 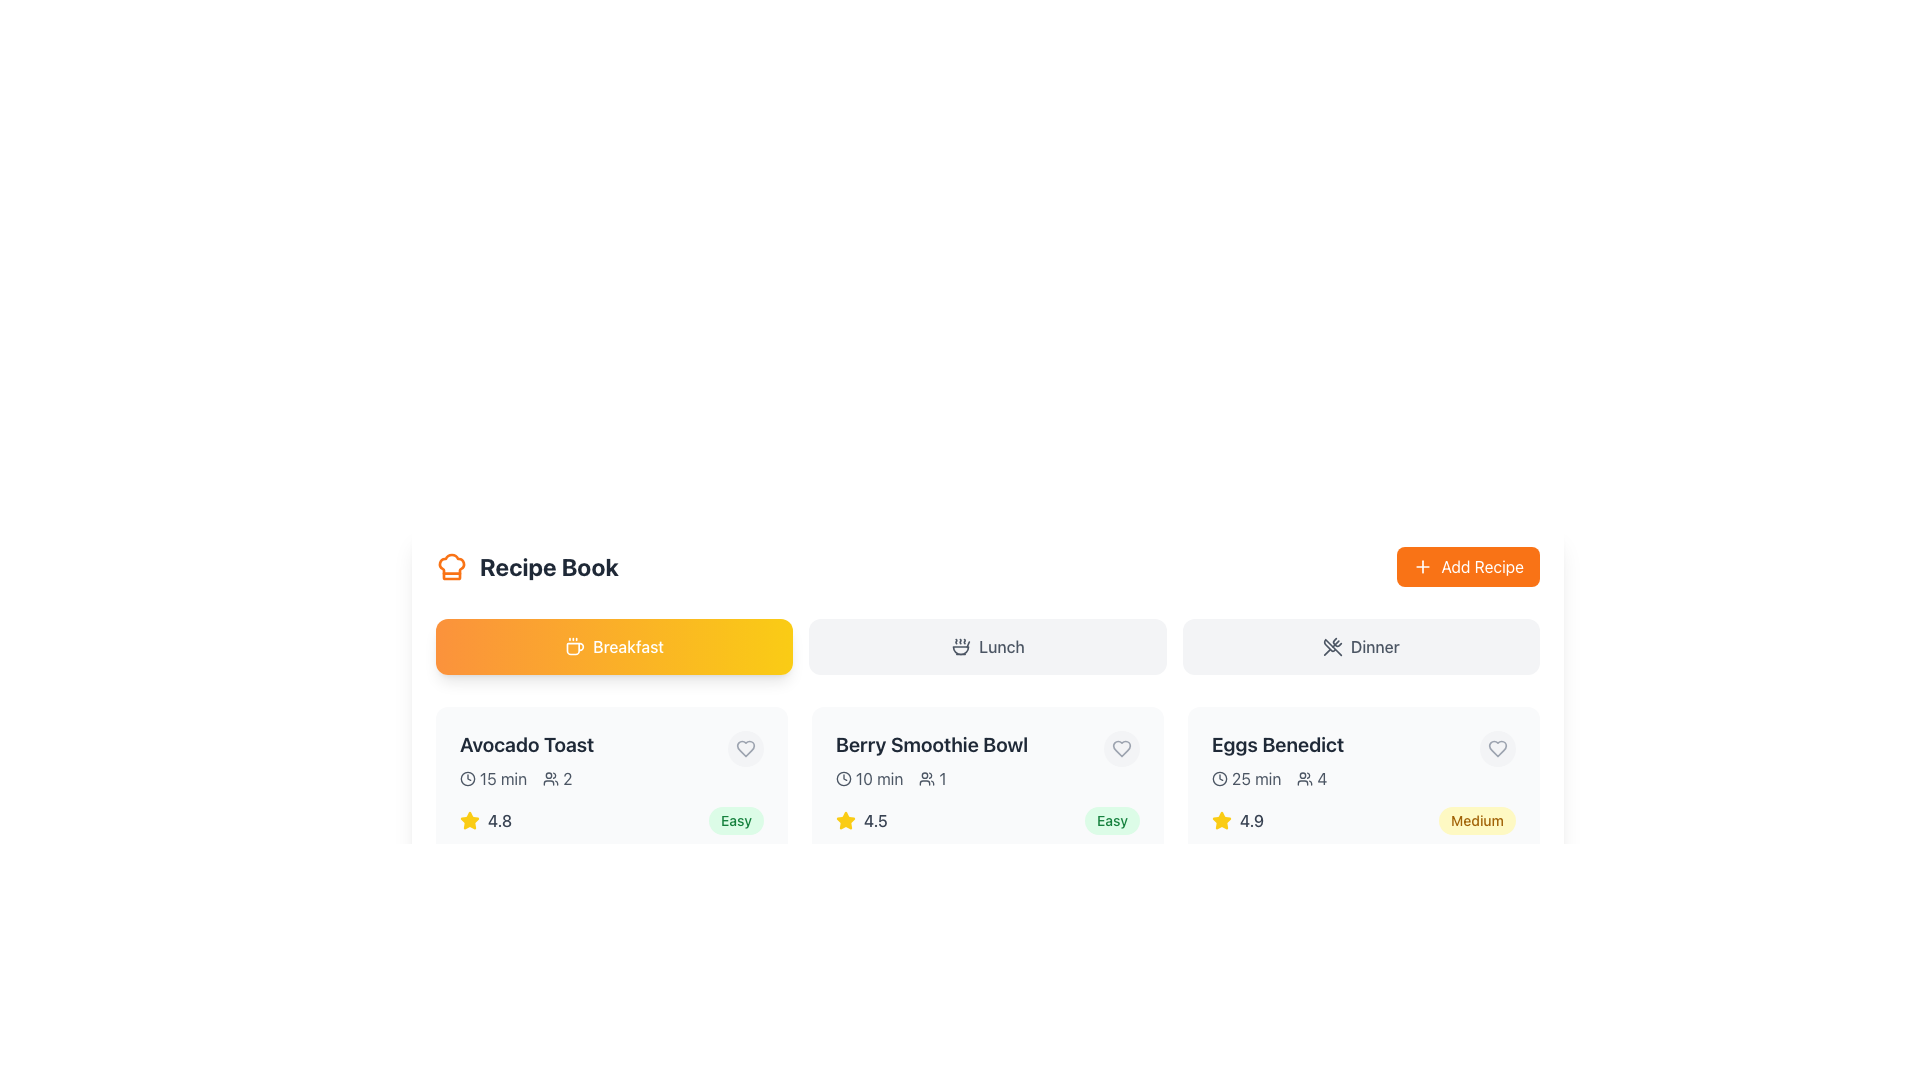 I want to click on assistive technologies, so click(x=469, y=821).